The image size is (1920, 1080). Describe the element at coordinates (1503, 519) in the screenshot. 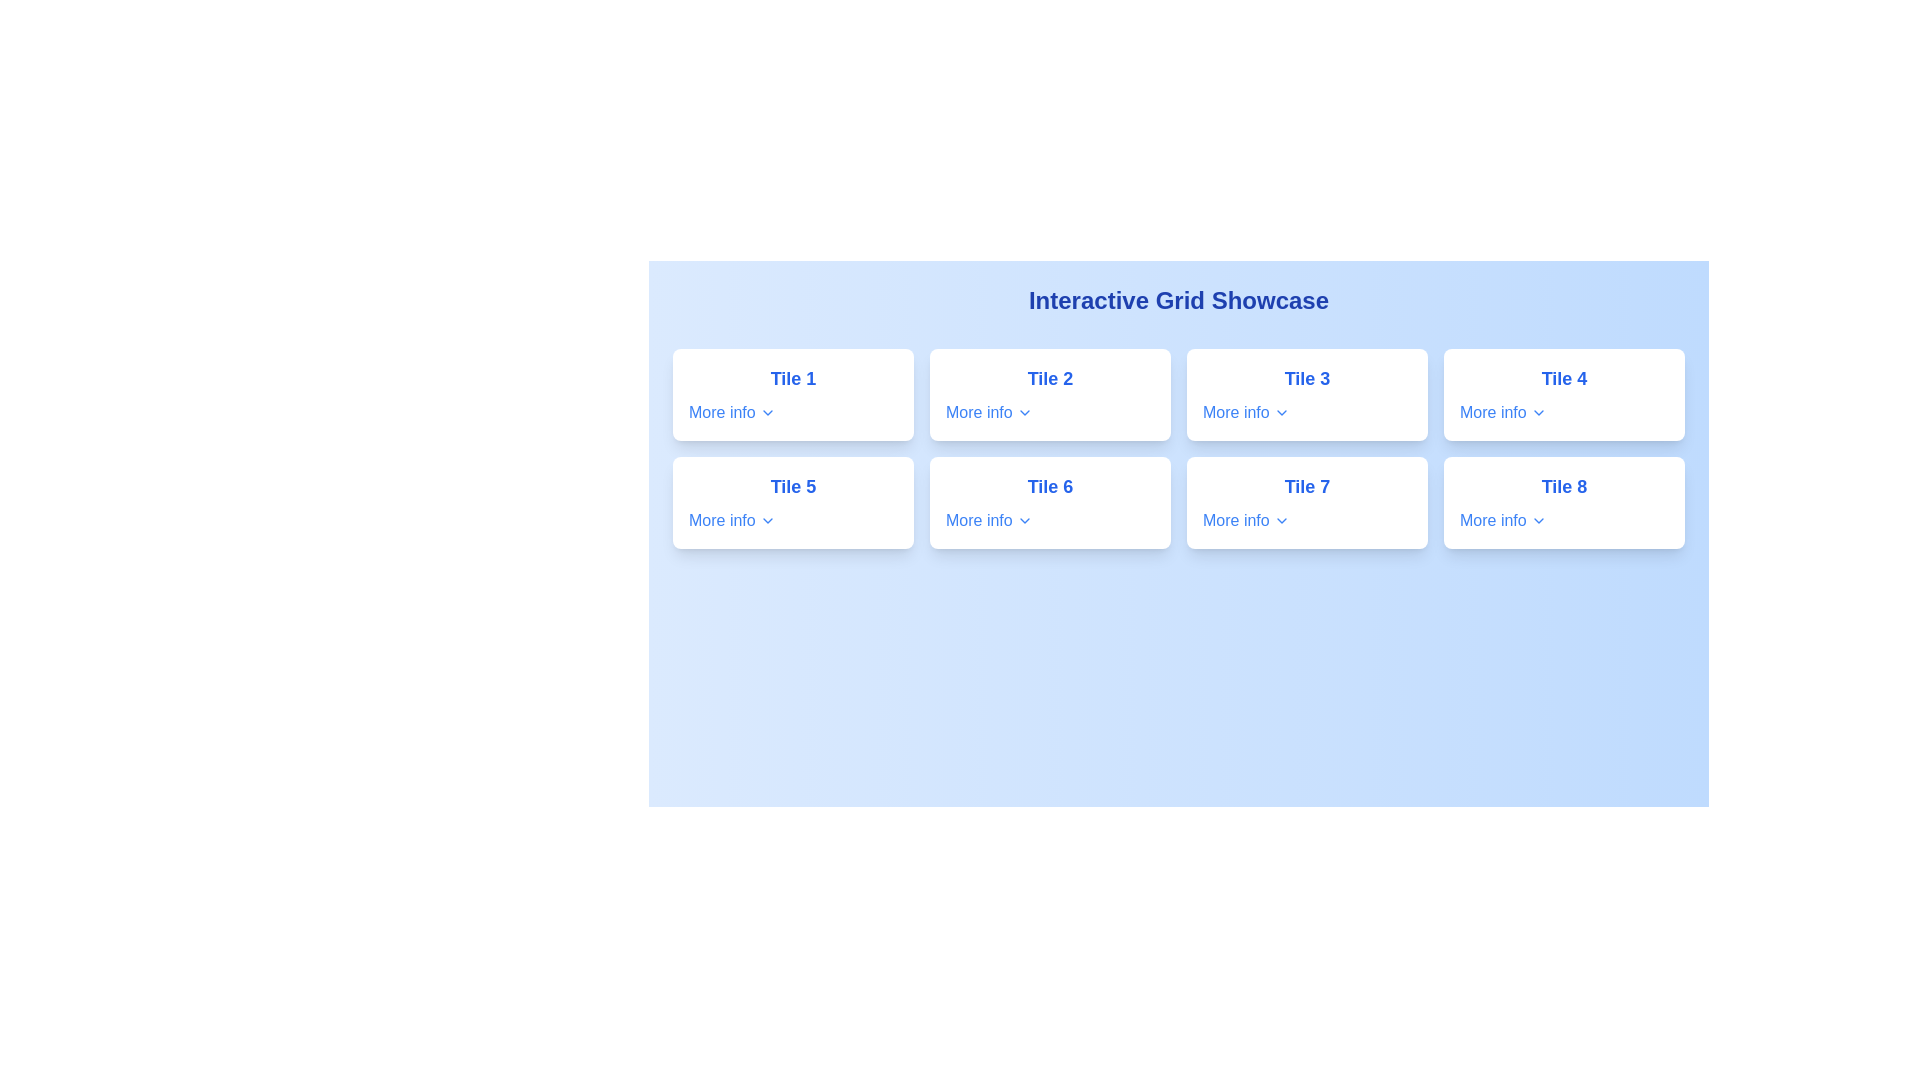

I see `the 'More info' button located in the bottom-right of the 'Tile 8' card` at that location.